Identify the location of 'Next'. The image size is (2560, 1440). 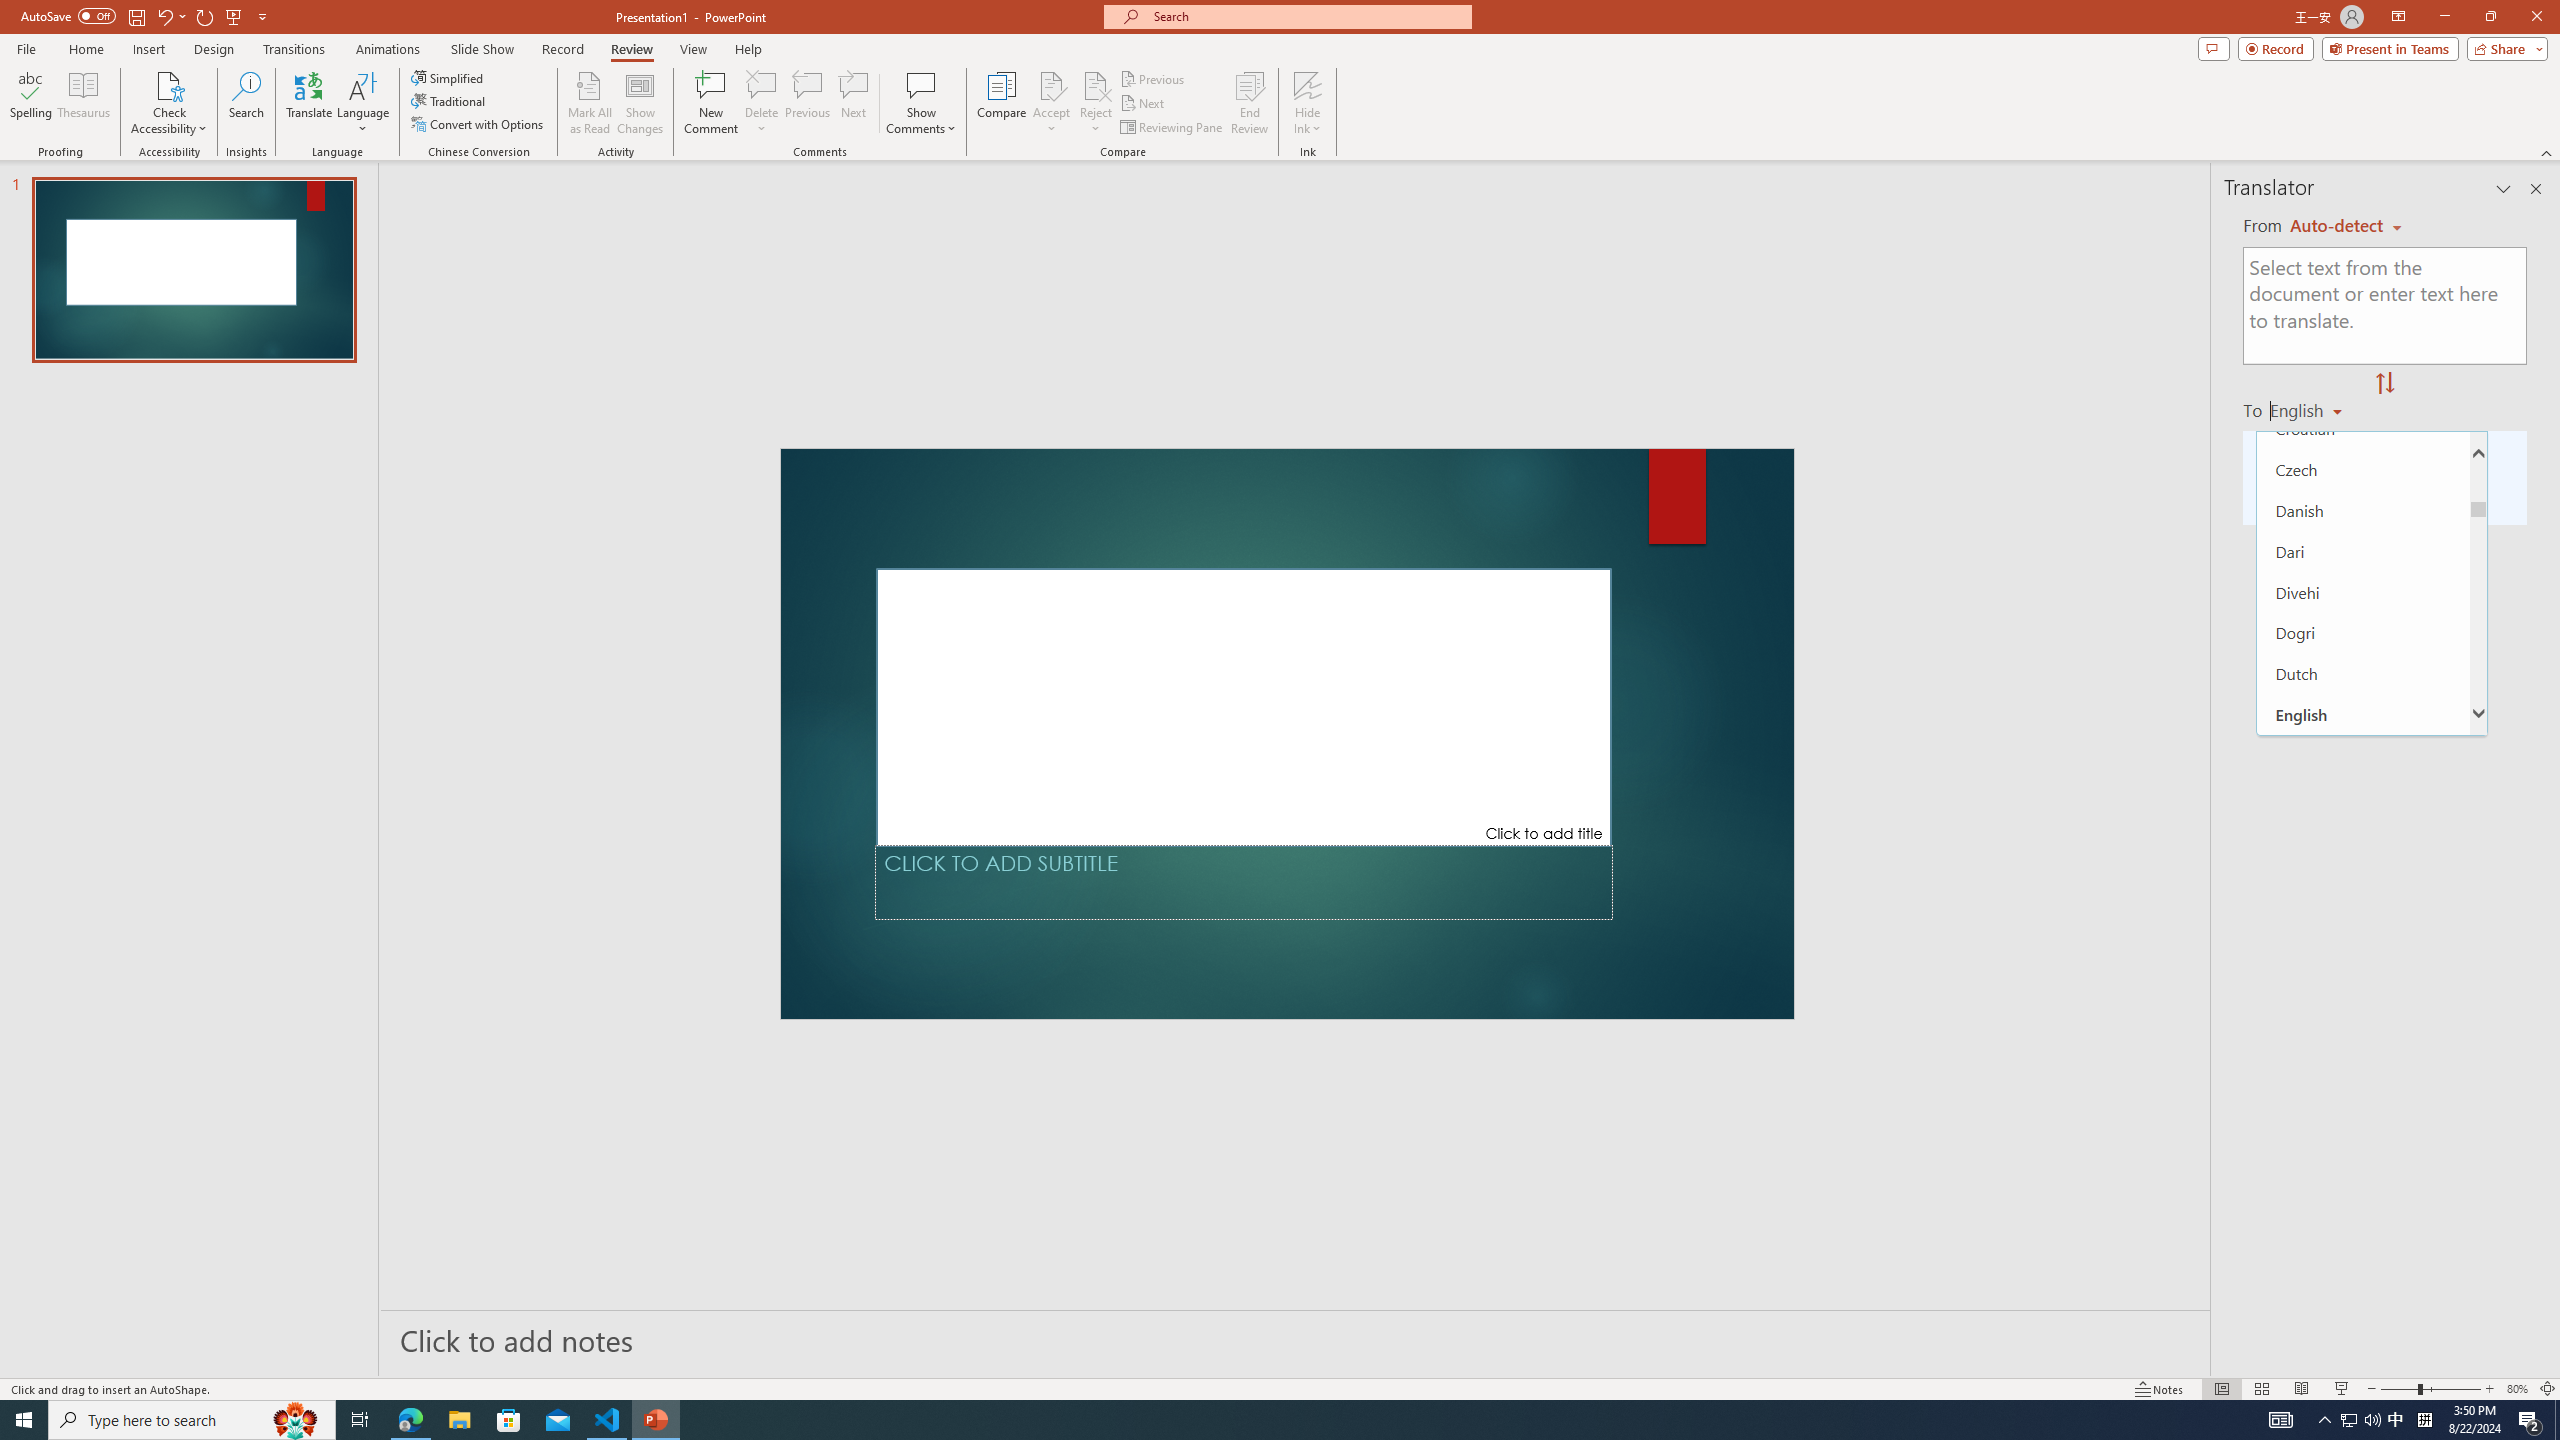
(1142, 103).